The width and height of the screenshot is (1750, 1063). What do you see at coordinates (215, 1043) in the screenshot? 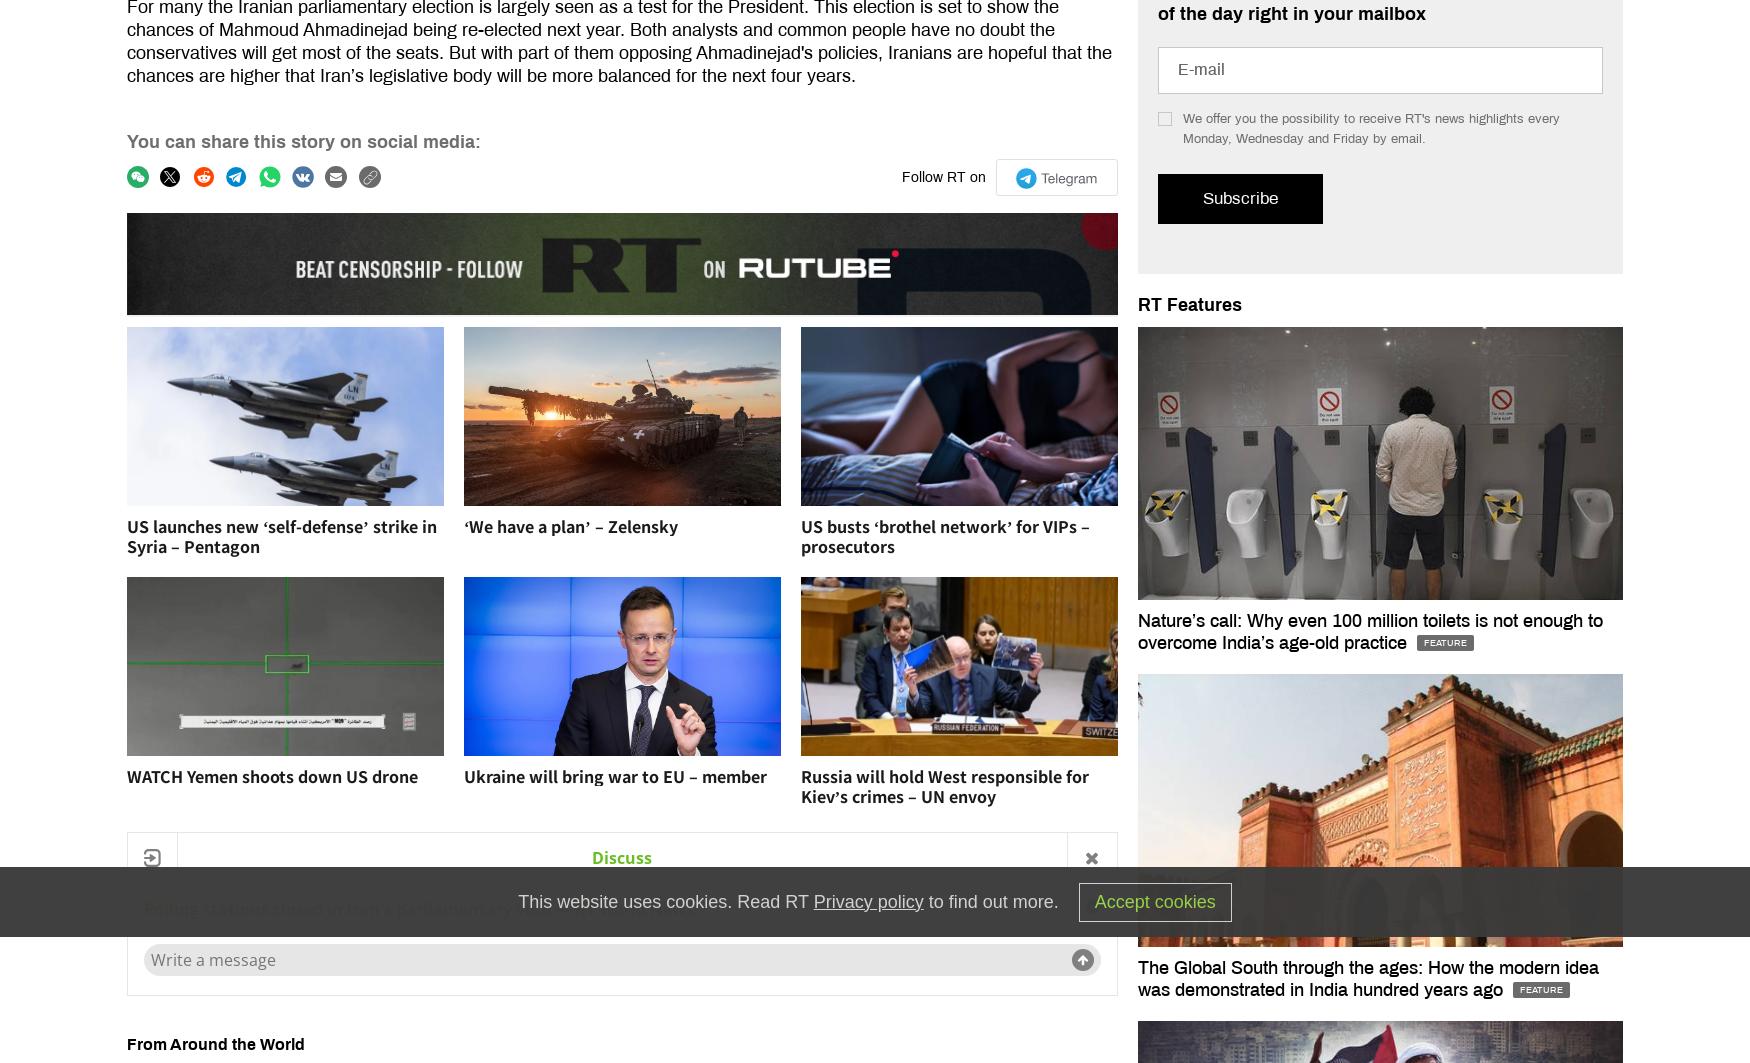
I see `'From Around the World'` at bounding box center [215, 1043].